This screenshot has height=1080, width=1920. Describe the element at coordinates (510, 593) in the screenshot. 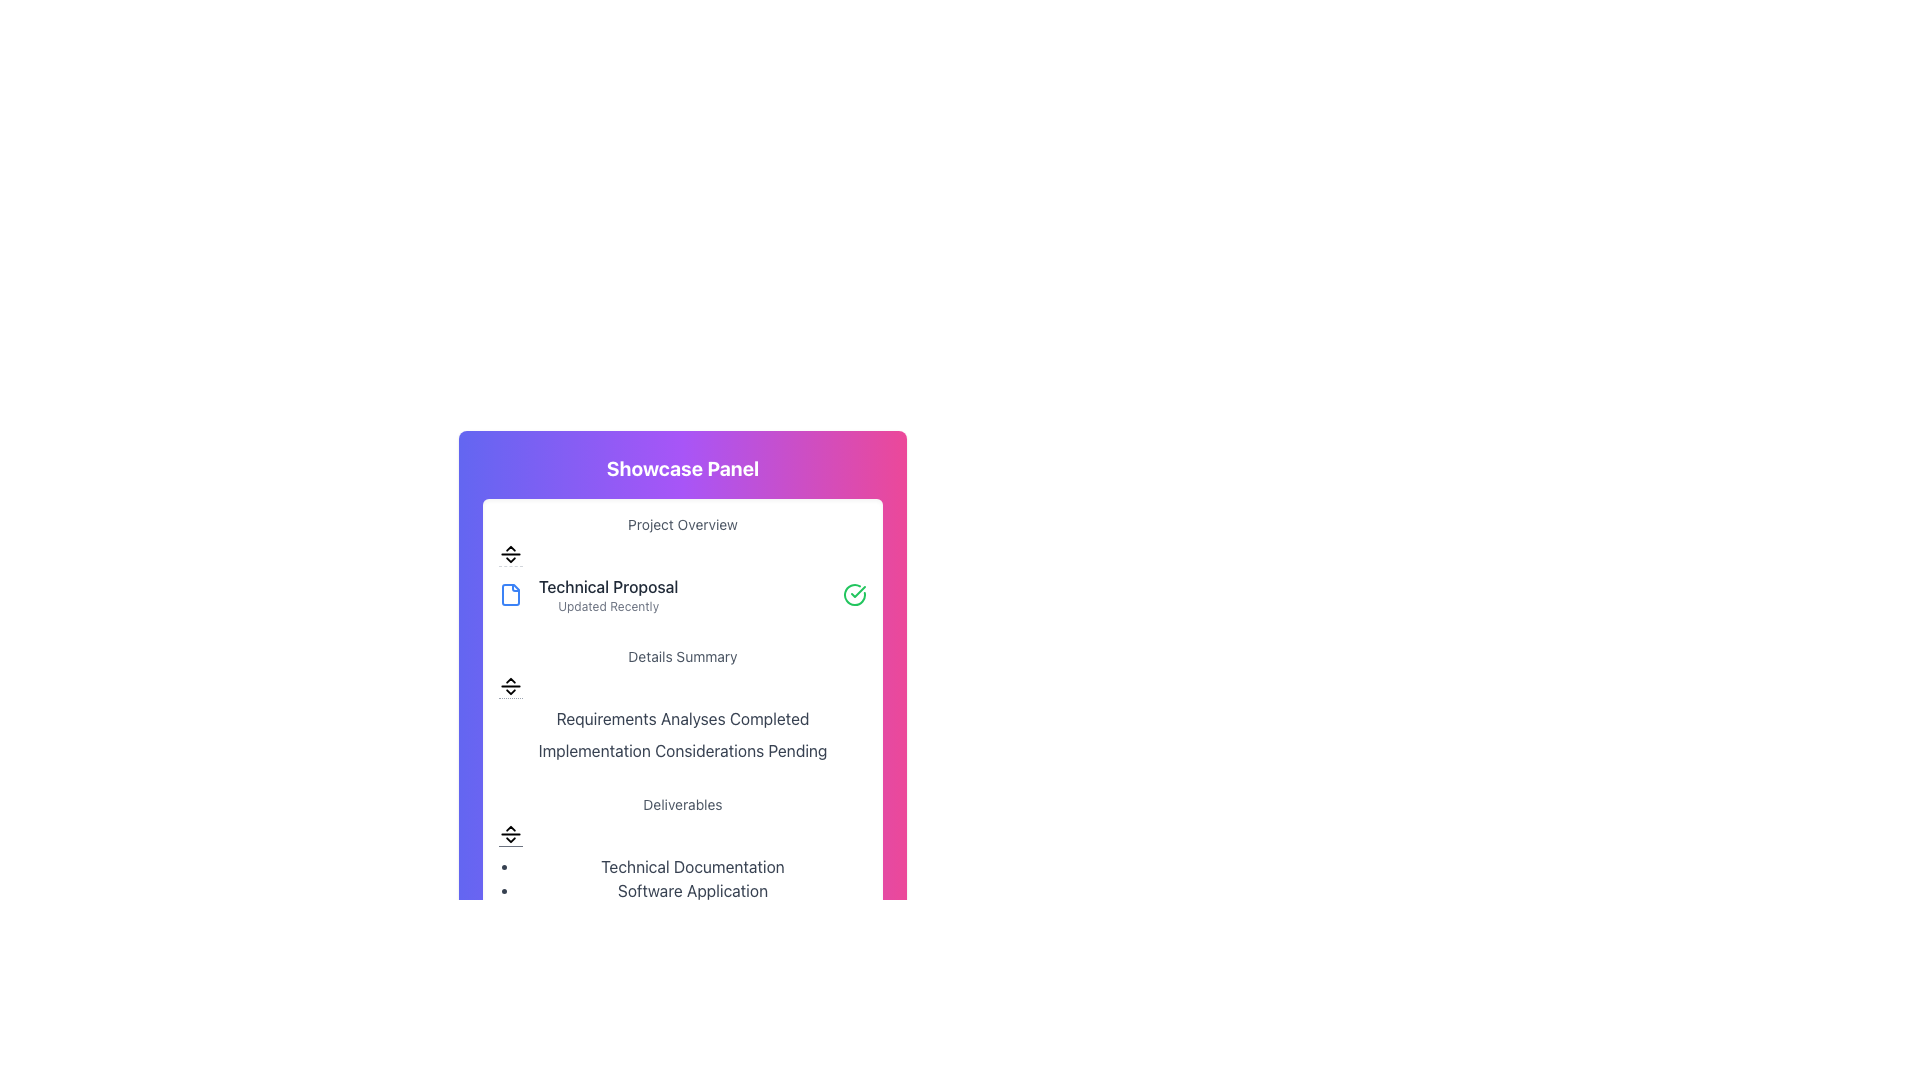

I see `the icon representing the 'Technical Proposal' located within the 'Showcase Panel' section, positioned to the left of the 'Technical Proposal' text` at that location.